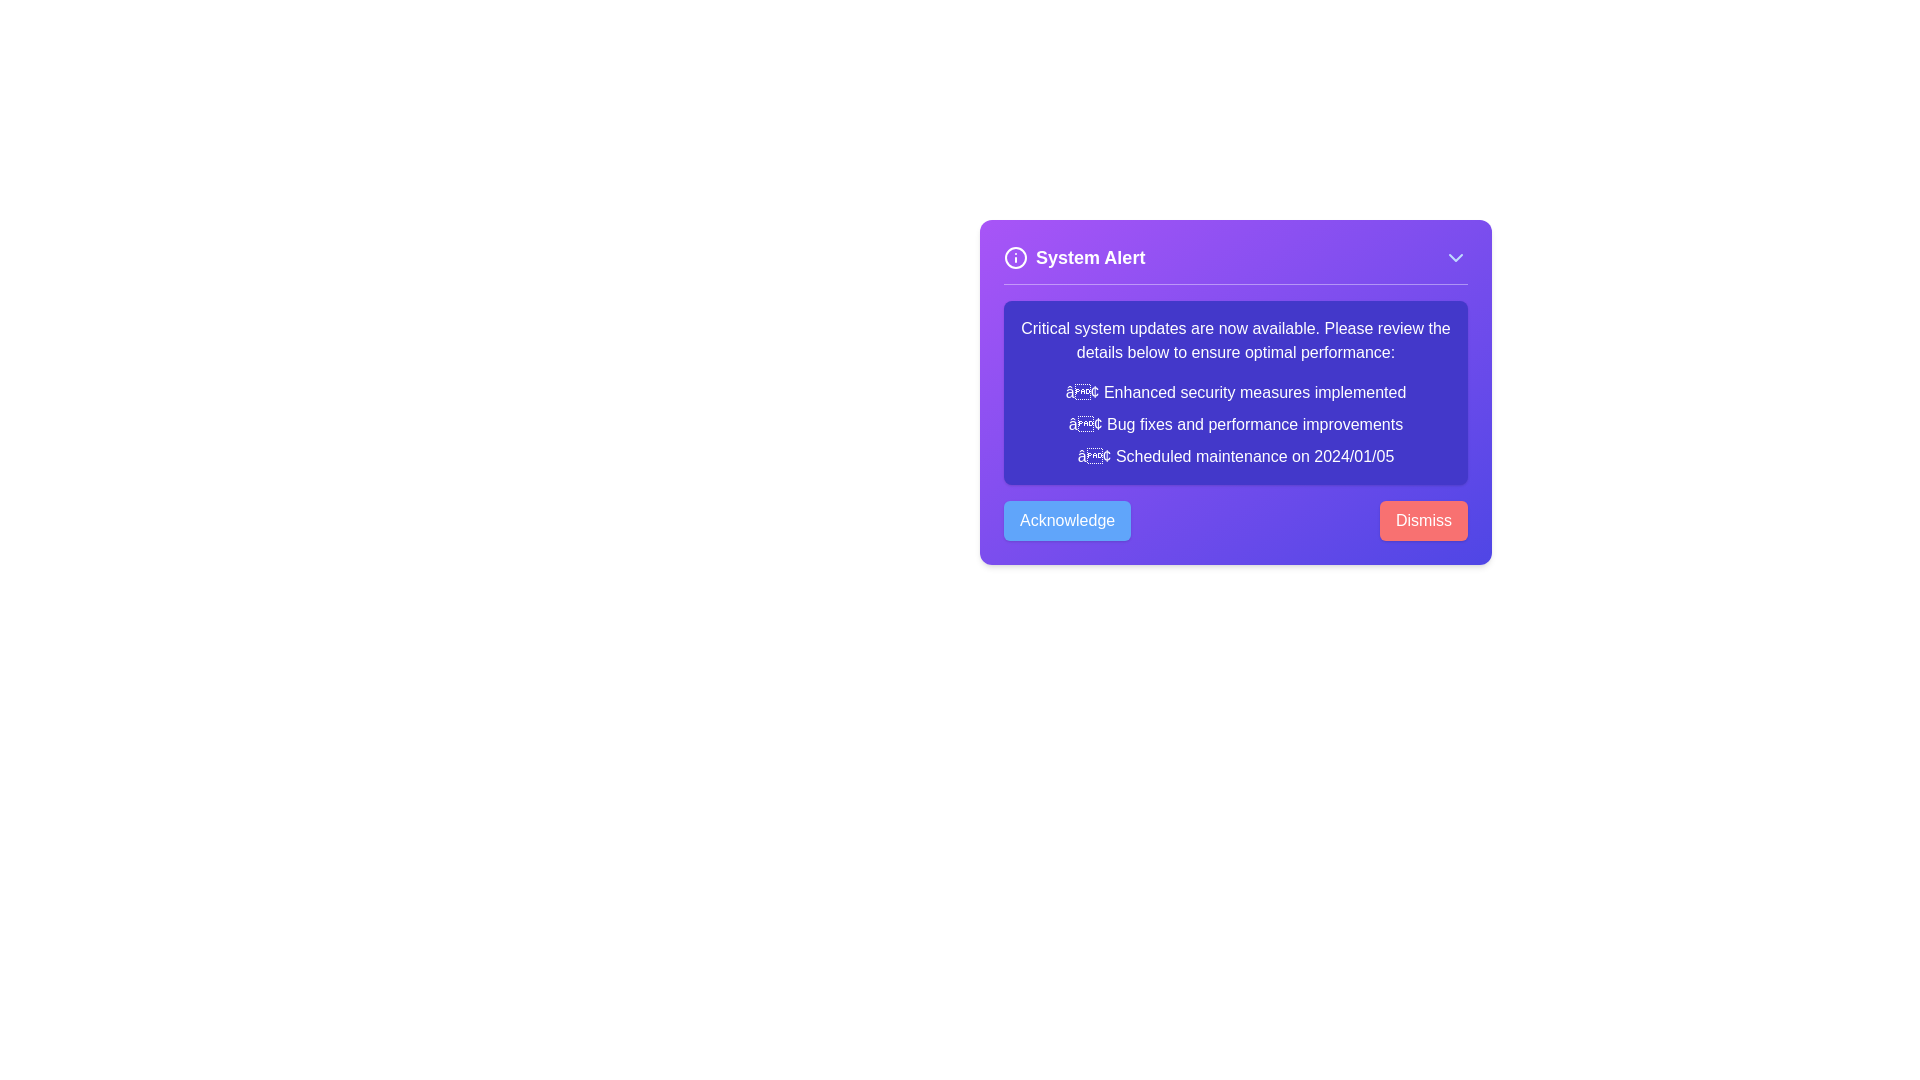 This screenshot has height=1080, width=1920. What do you see at coordinates (1066, 519) in the screenshot?
I see `the 'Acknowledge' button to acknowledge the alert` at bounding box center [1066, 519].